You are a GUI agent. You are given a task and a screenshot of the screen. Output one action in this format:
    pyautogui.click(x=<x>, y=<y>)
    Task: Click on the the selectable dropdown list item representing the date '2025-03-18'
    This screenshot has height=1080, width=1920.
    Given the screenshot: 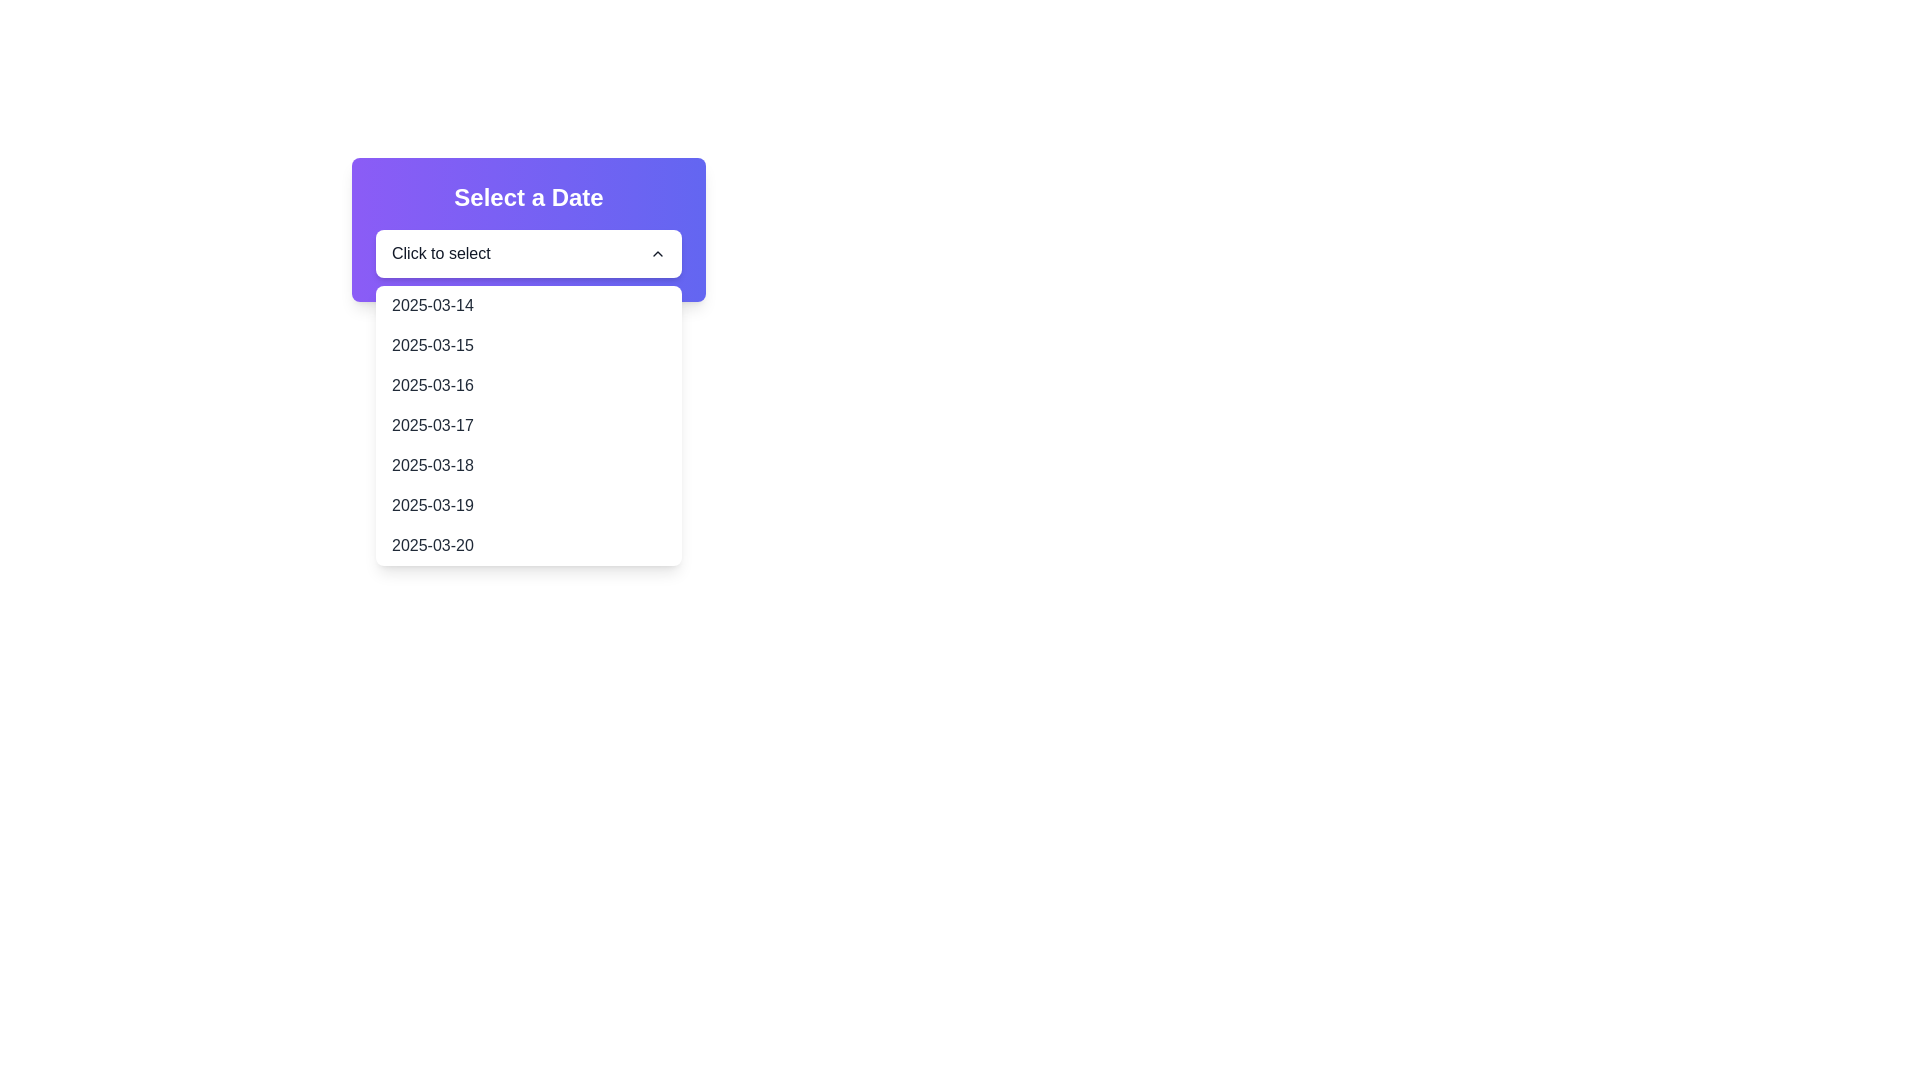 What is the action you would take?
    pyautogui.click(x=528, y=466)
    